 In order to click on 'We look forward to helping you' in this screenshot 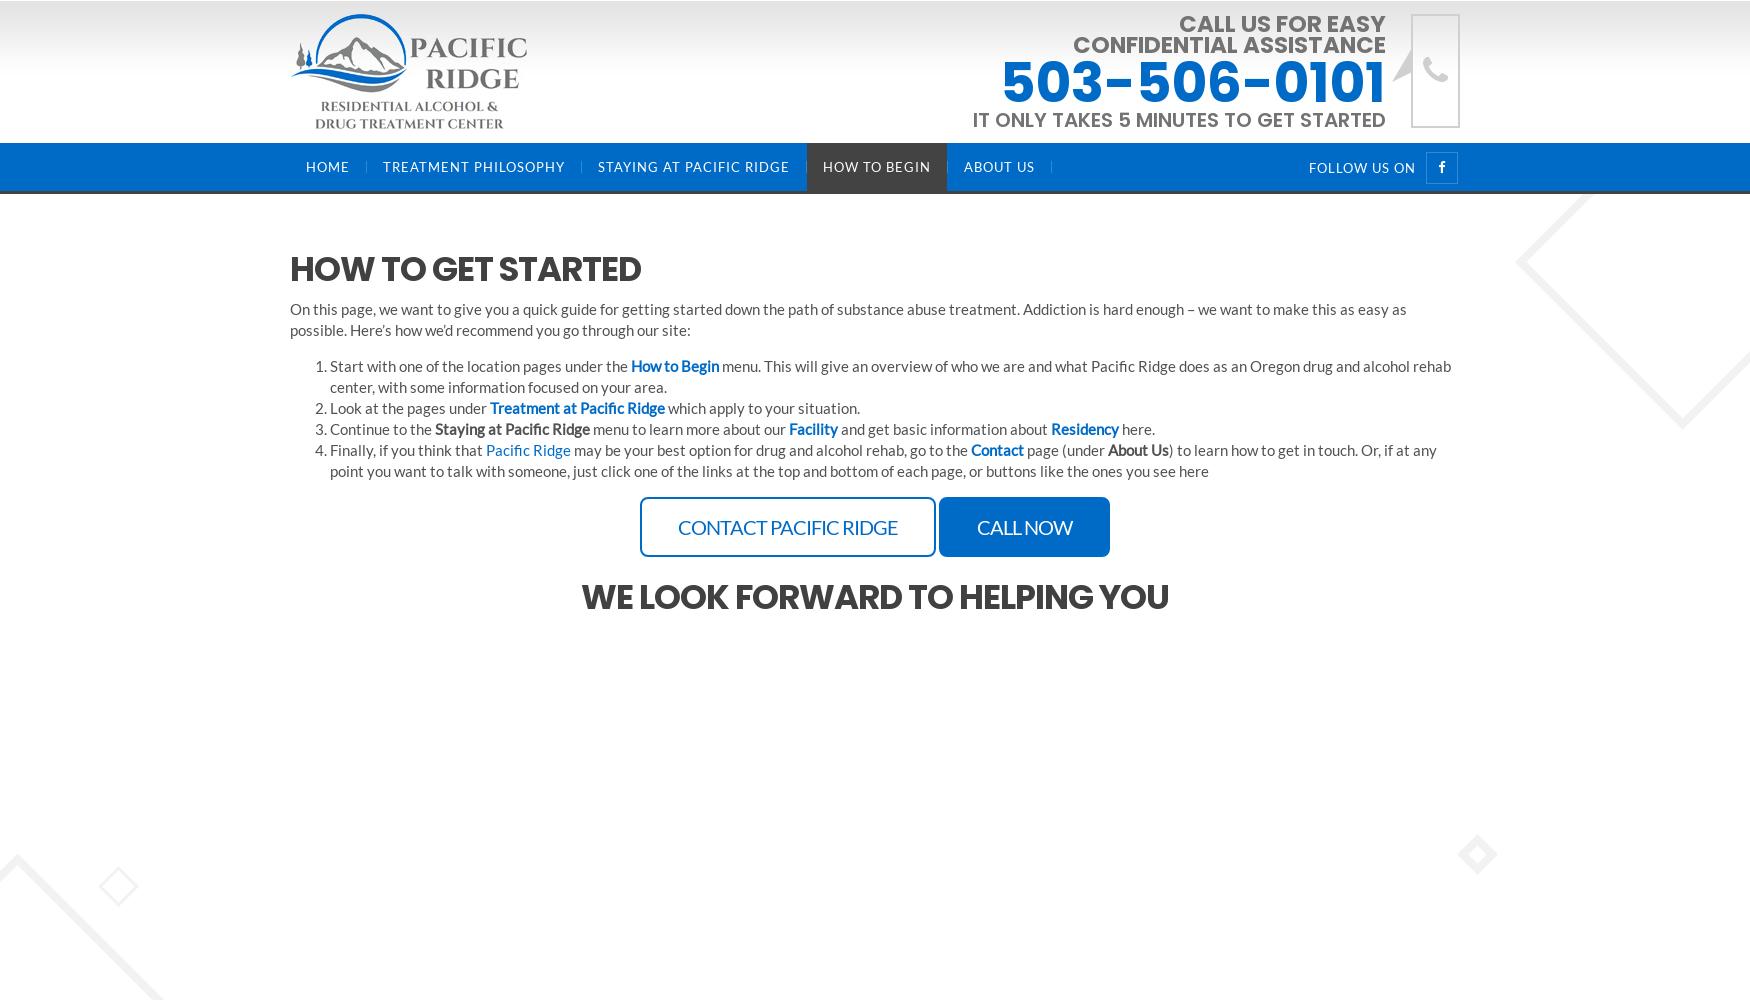, I will do `click(875, 596)`.